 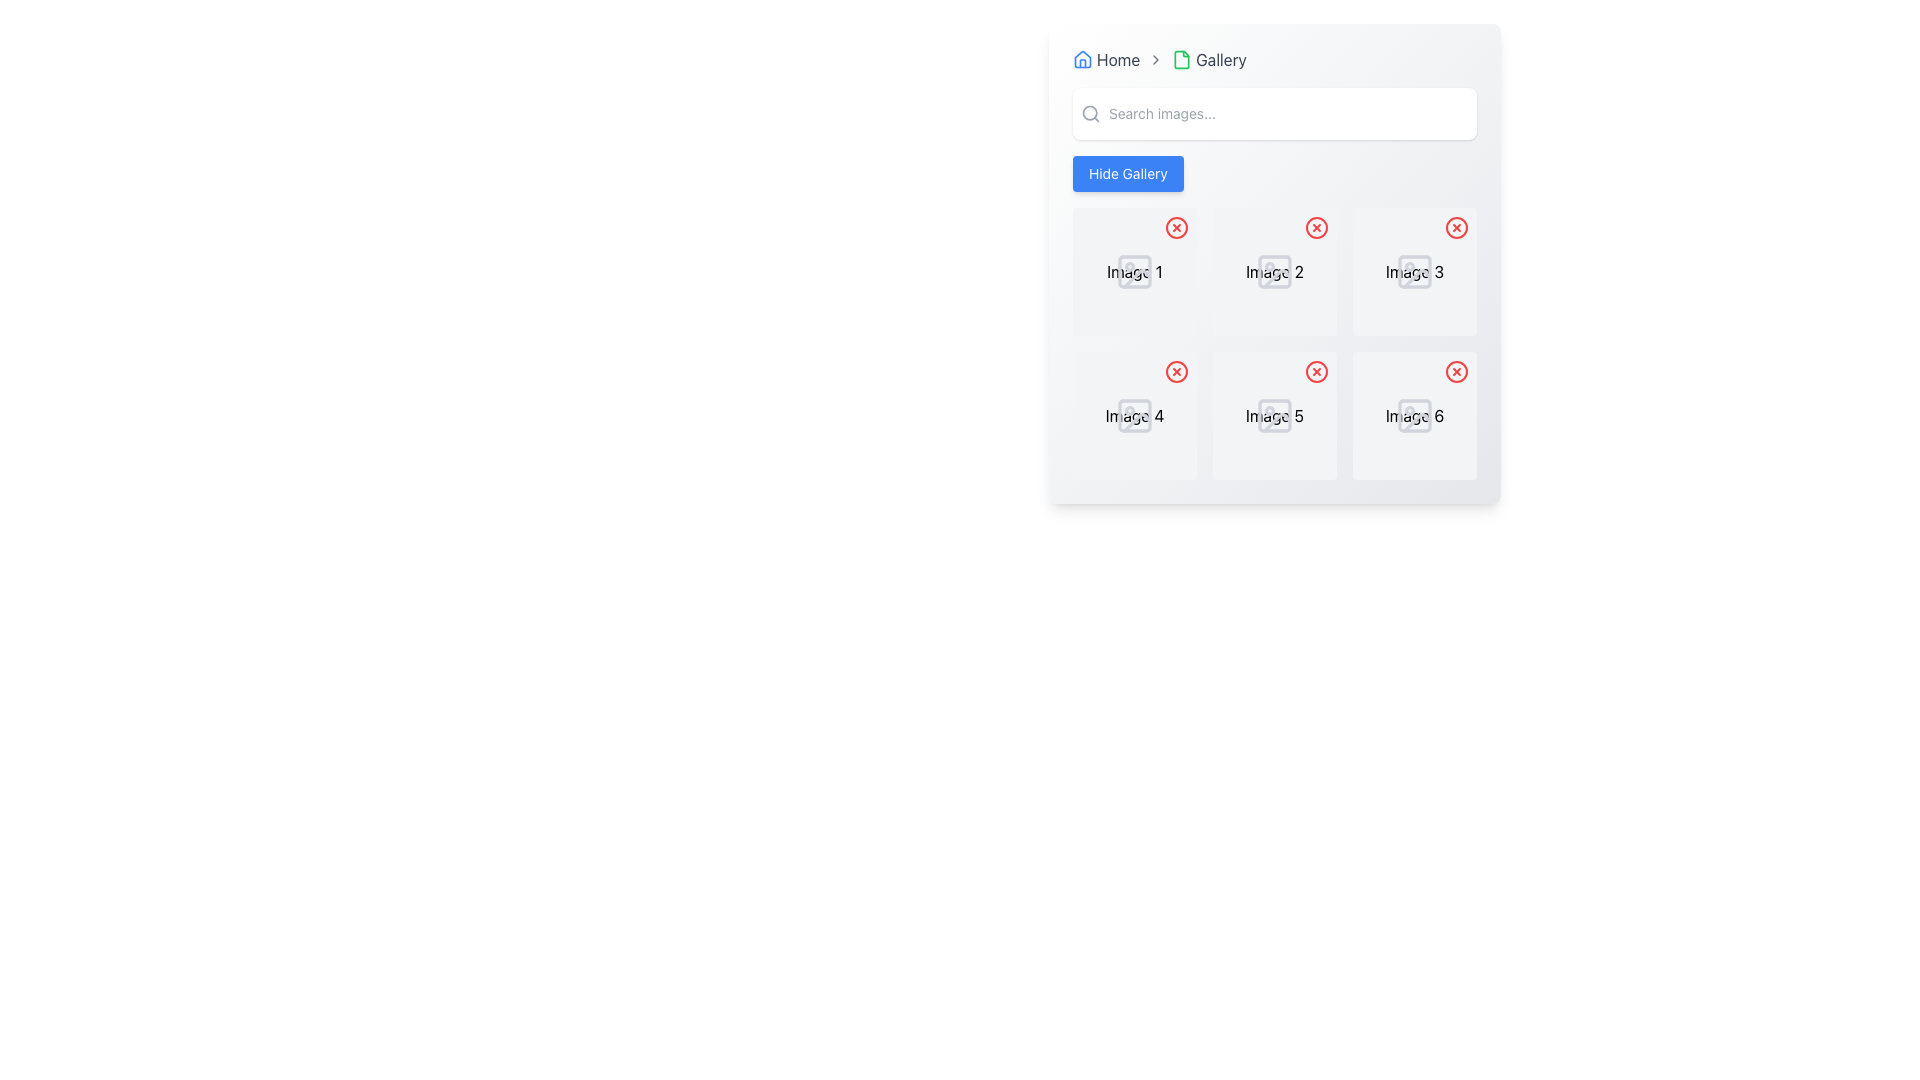 What do you see at coordinates (1134, 272) in the screenshot?
I see `SVG graphic element located in the upper-left corner of the grid of image placeholders by clicking on it` at bounding box center [1134, 272].